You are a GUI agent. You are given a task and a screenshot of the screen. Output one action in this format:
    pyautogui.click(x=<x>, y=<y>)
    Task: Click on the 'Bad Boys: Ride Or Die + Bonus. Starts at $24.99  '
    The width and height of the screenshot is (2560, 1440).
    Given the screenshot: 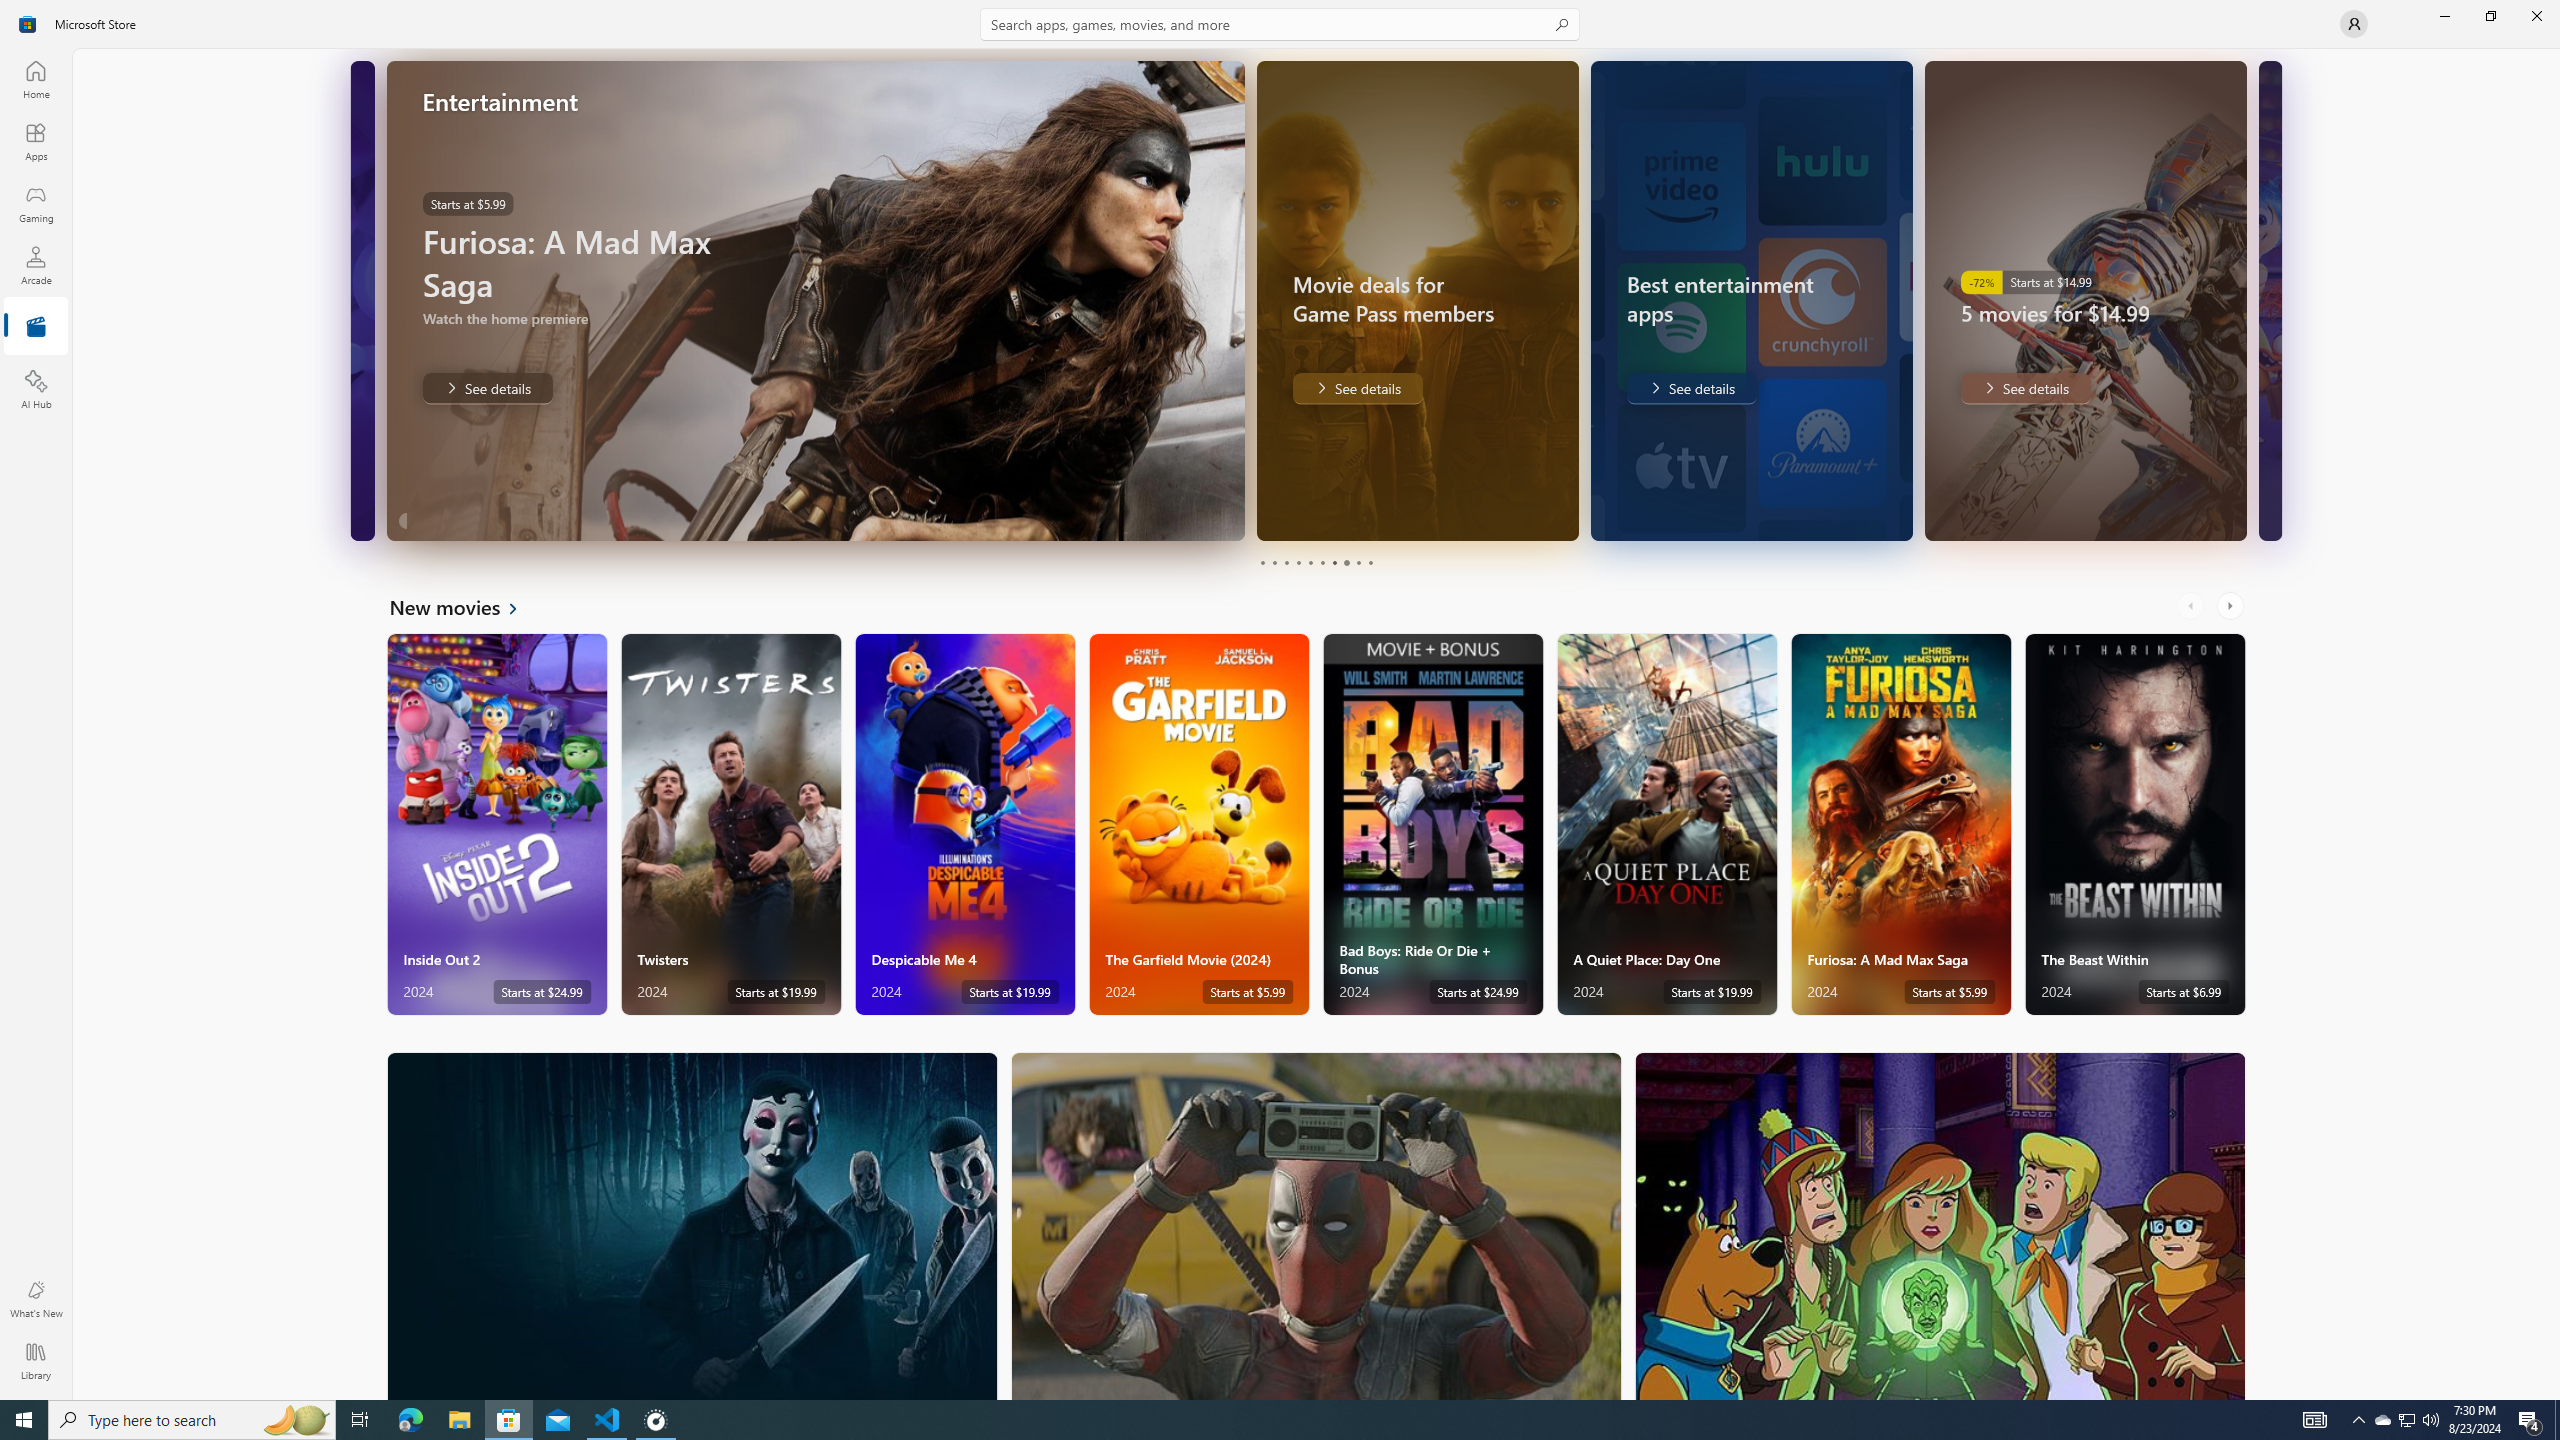 What is the action you would take?
    pyautogui.click(x=1431, y=824)
    